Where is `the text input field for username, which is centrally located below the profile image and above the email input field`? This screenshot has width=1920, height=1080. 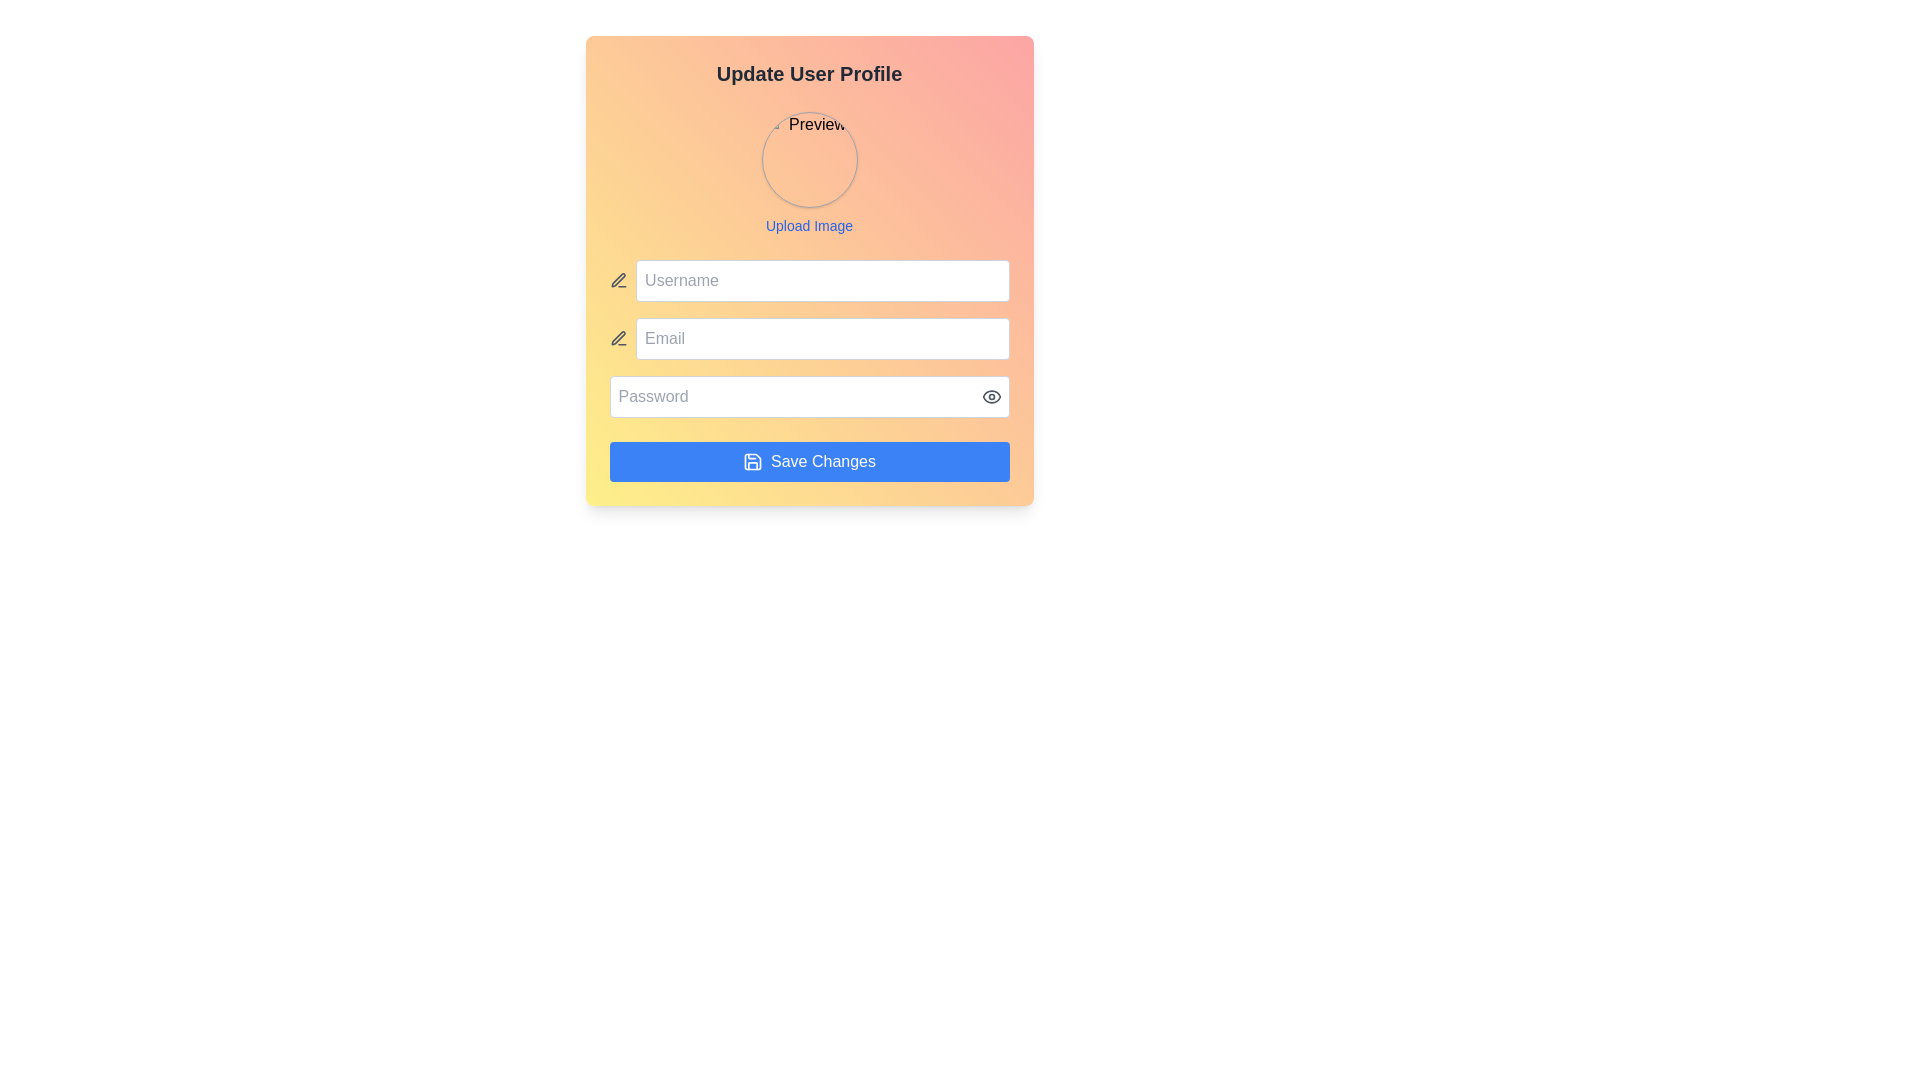
the text input field for username, which is centrally located below the profile image and above the email input field is located at coordinates (809, 270).